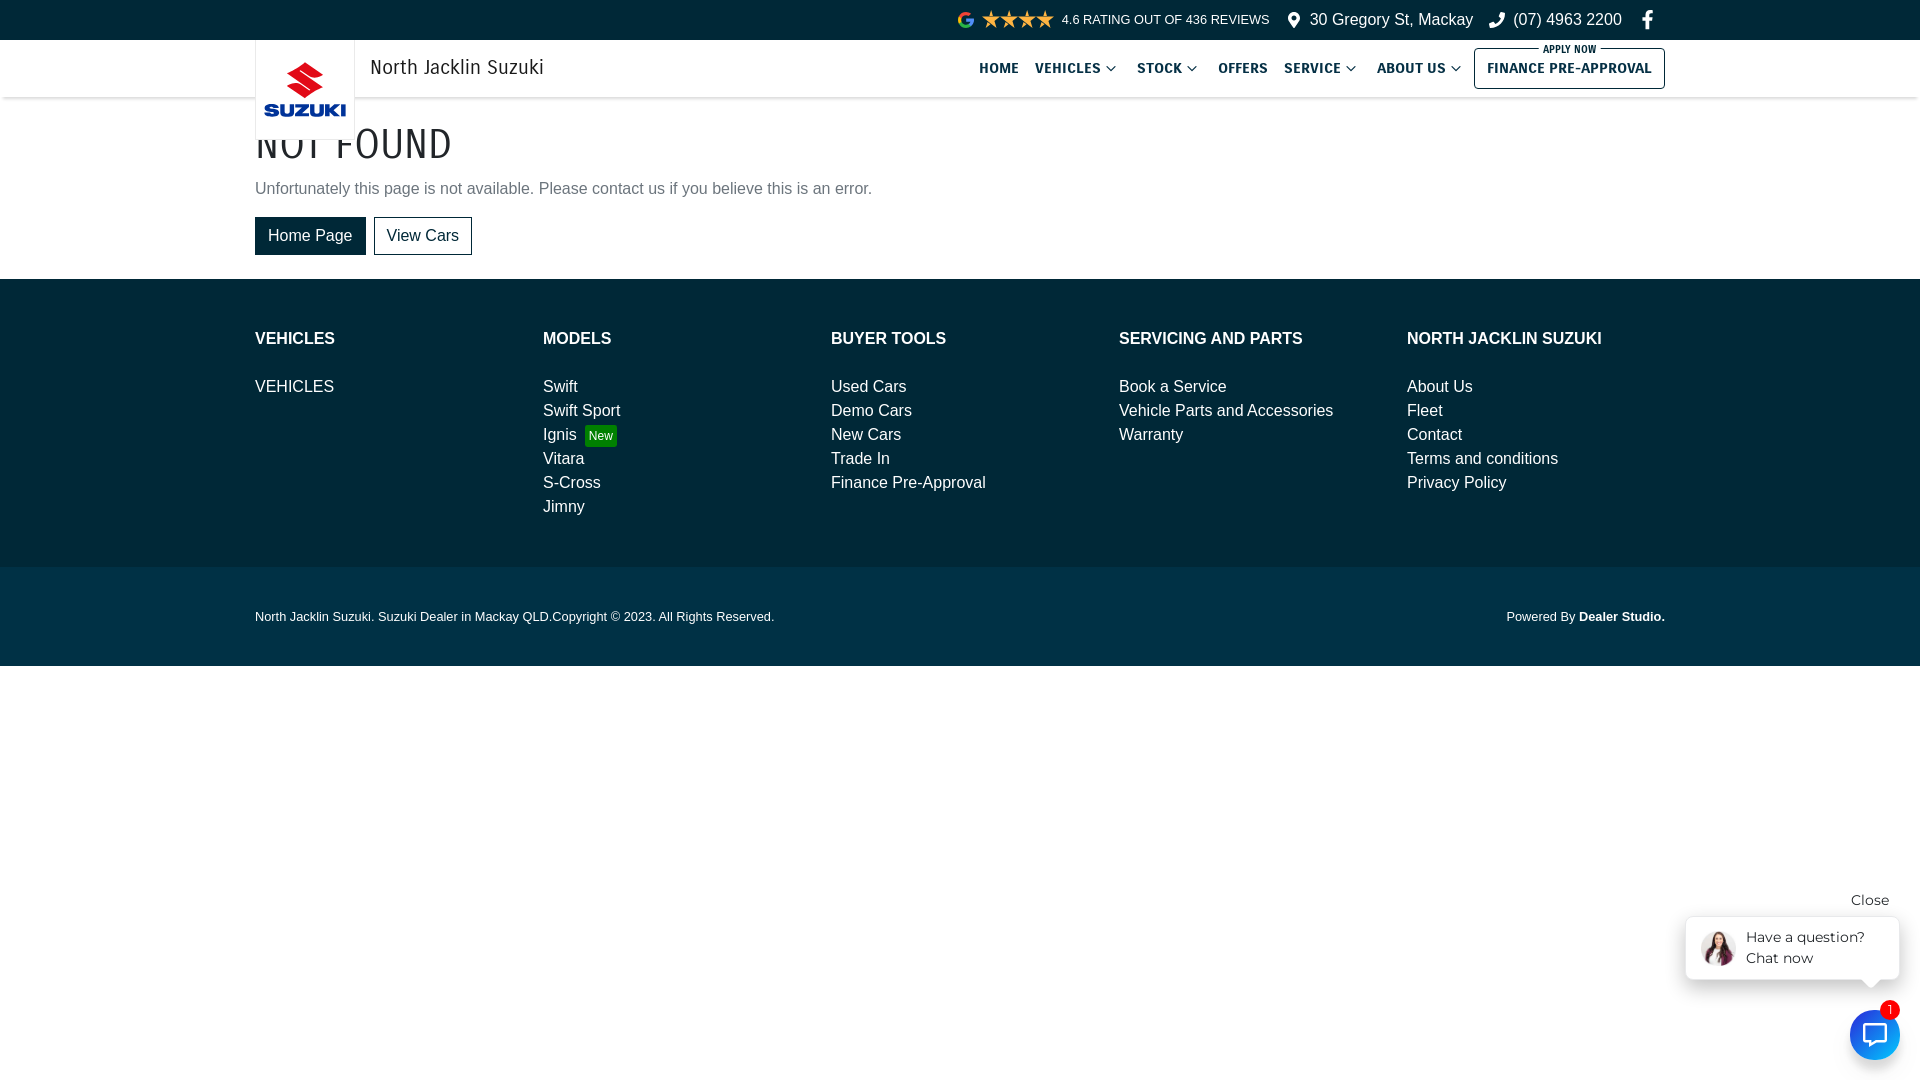  Describe the element at coordinates (1117, 409) in the screenshot. I see `'Vehicle Parts and Accessories'` at that location.